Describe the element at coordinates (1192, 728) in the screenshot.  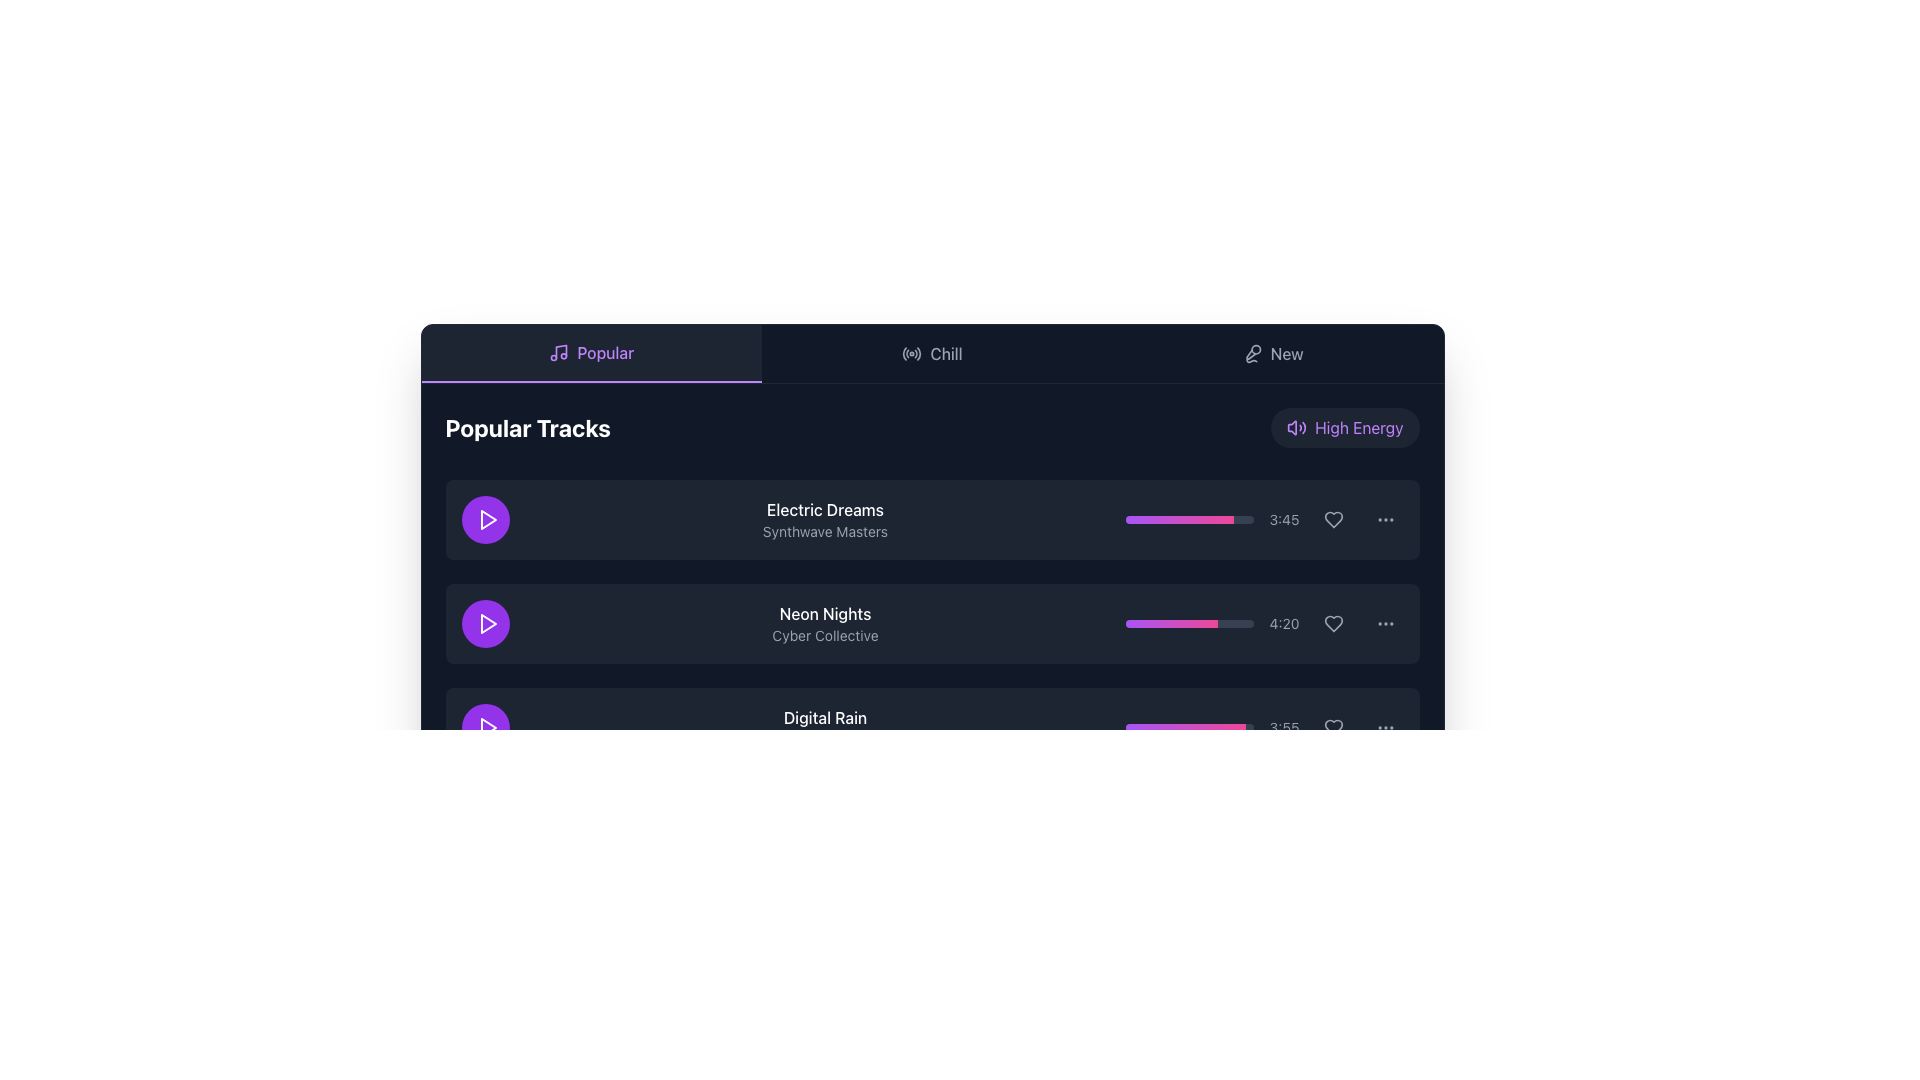
I see `the slider value` at that location.